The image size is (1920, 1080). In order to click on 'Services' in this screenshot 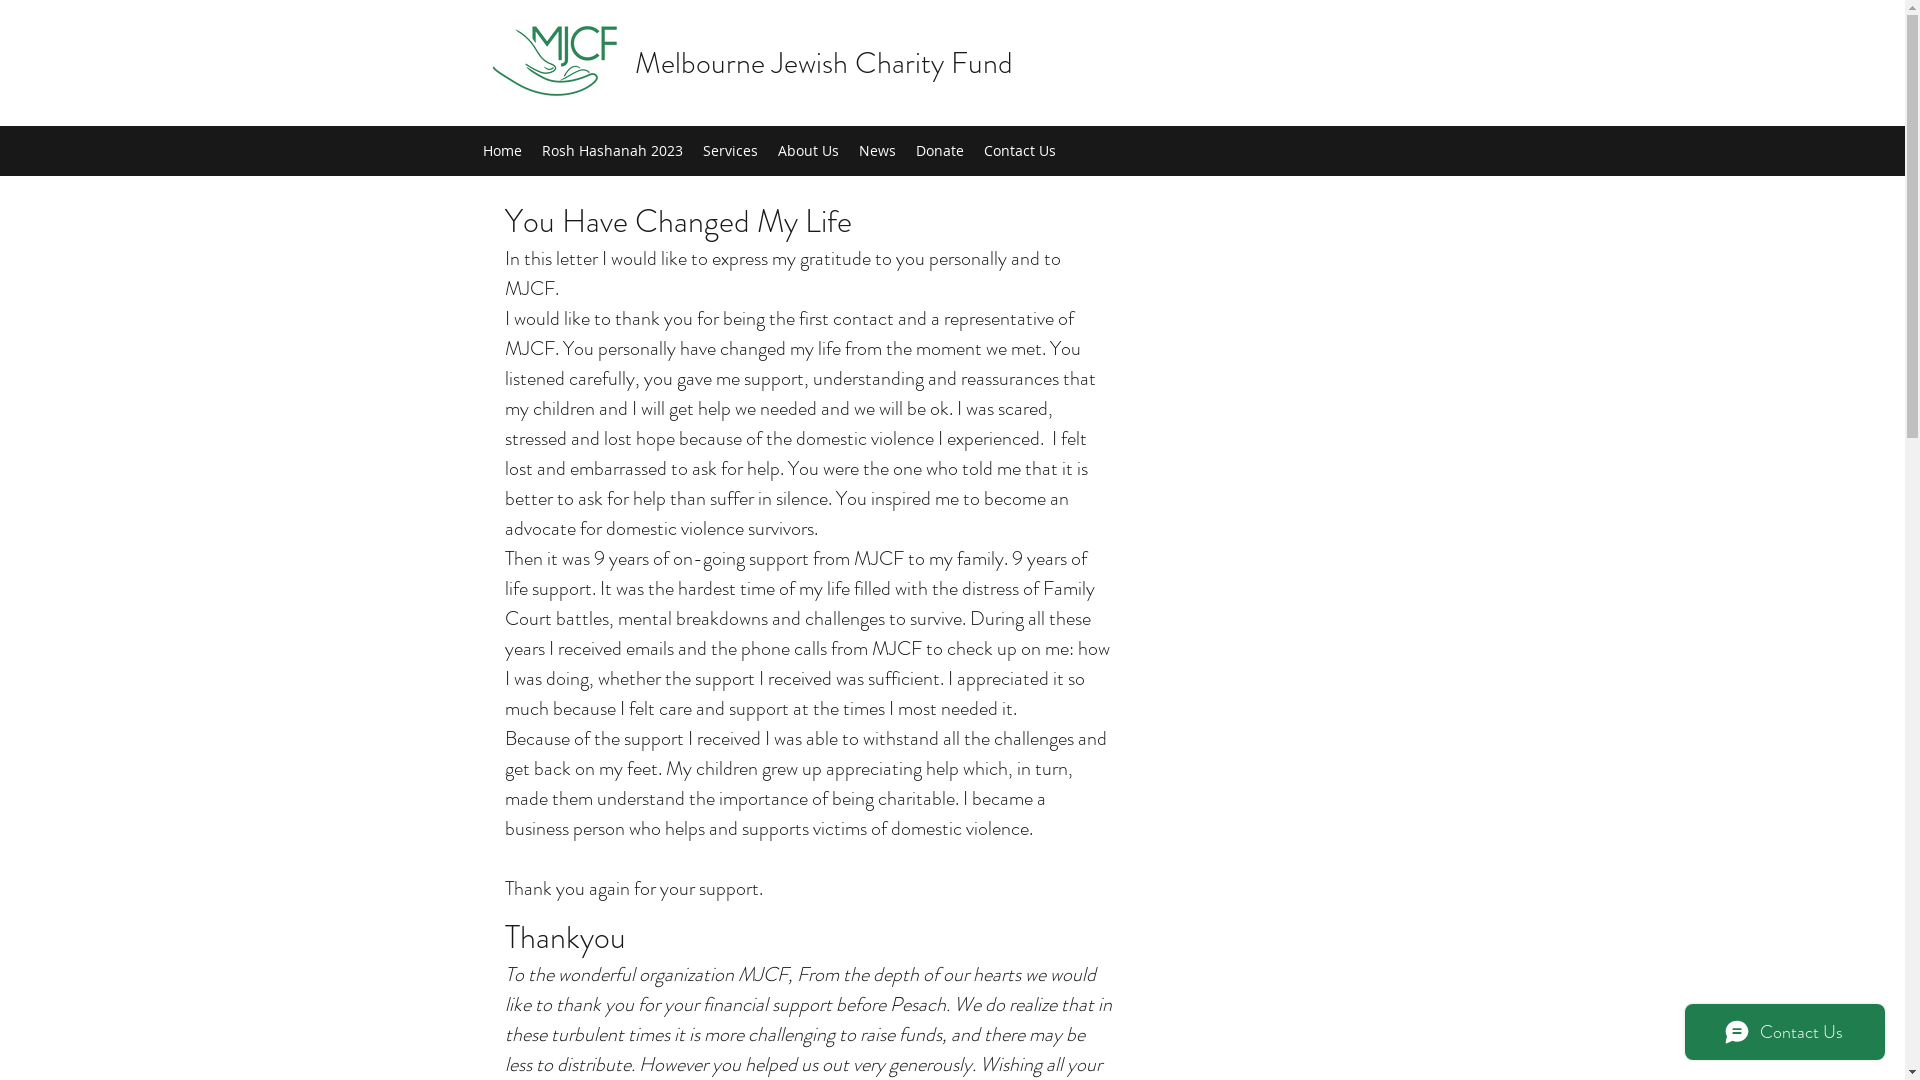, I will do `click(728, 149)`.